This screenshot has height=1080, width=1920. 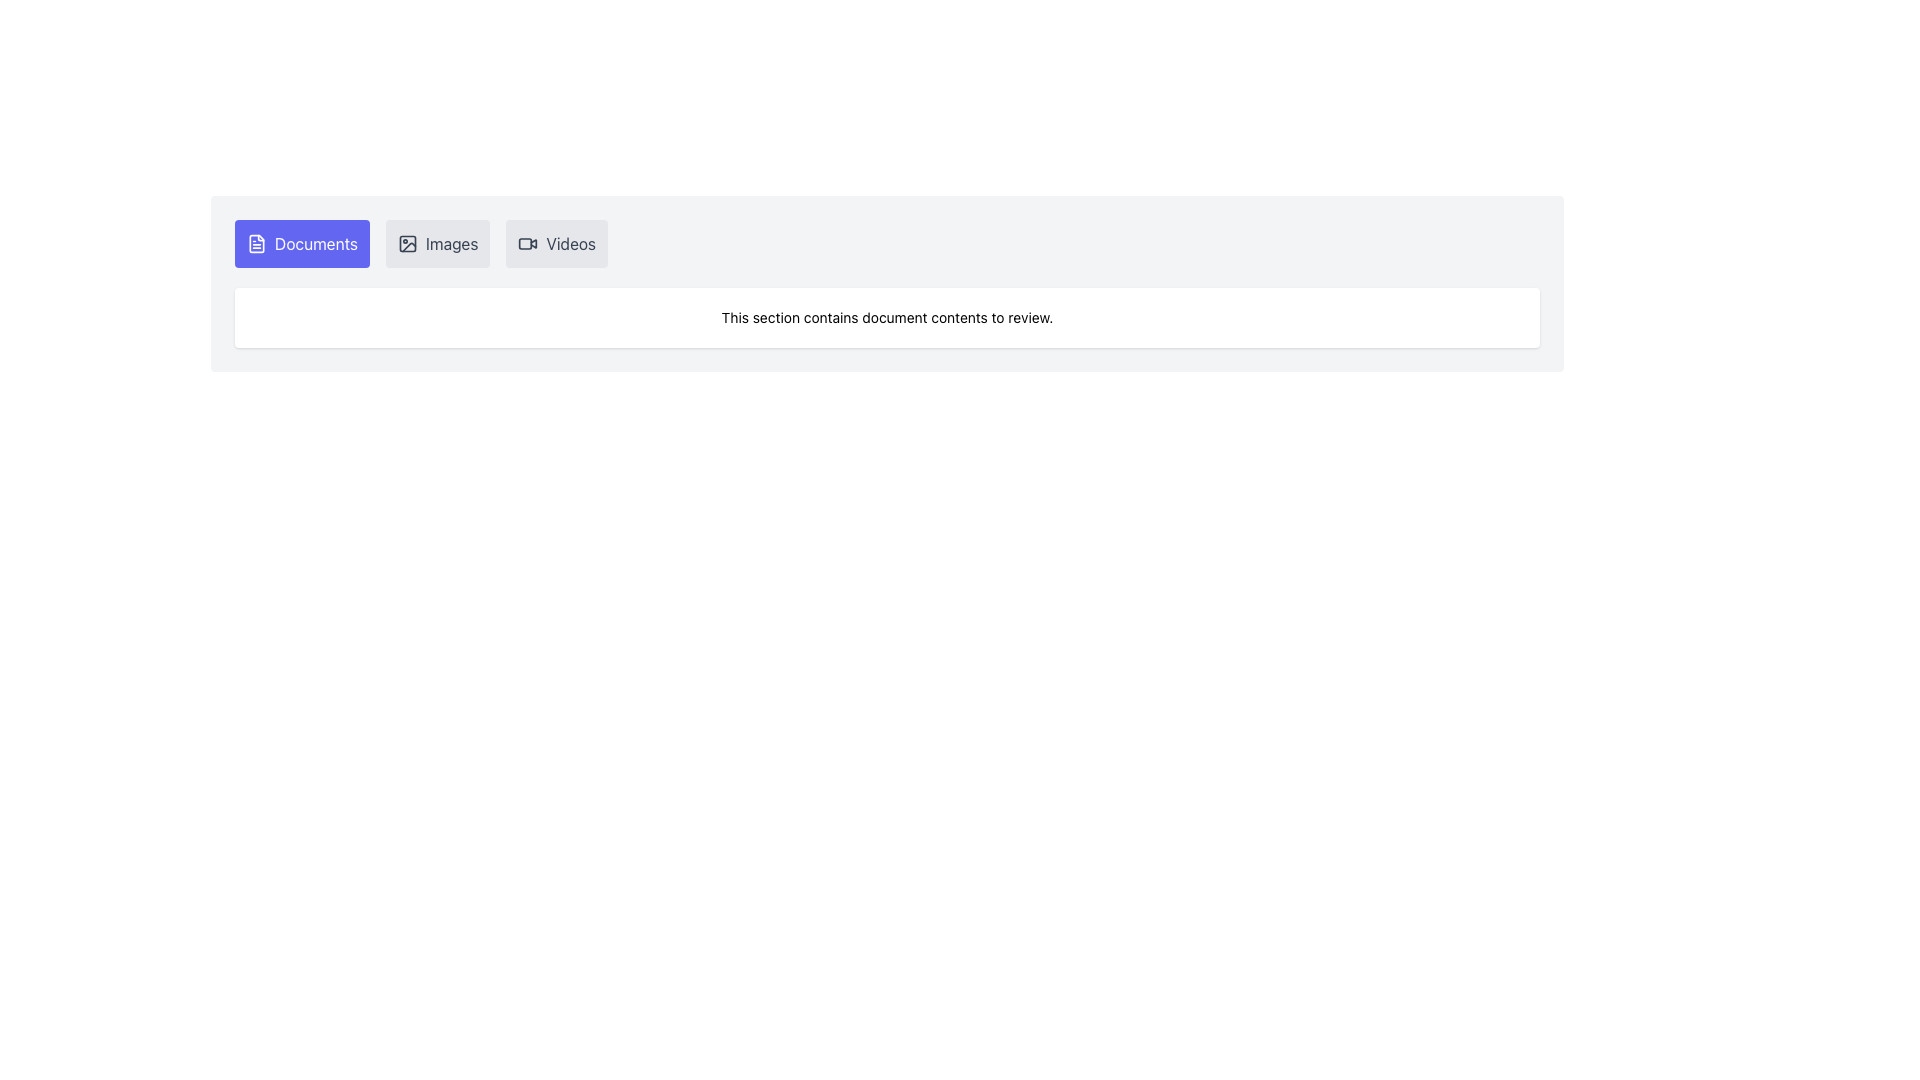 I want to click on the video camera icon SVG that is positioned on the left side of the 'Videos' button in a horizontal button group, so click(x=528, y=242).